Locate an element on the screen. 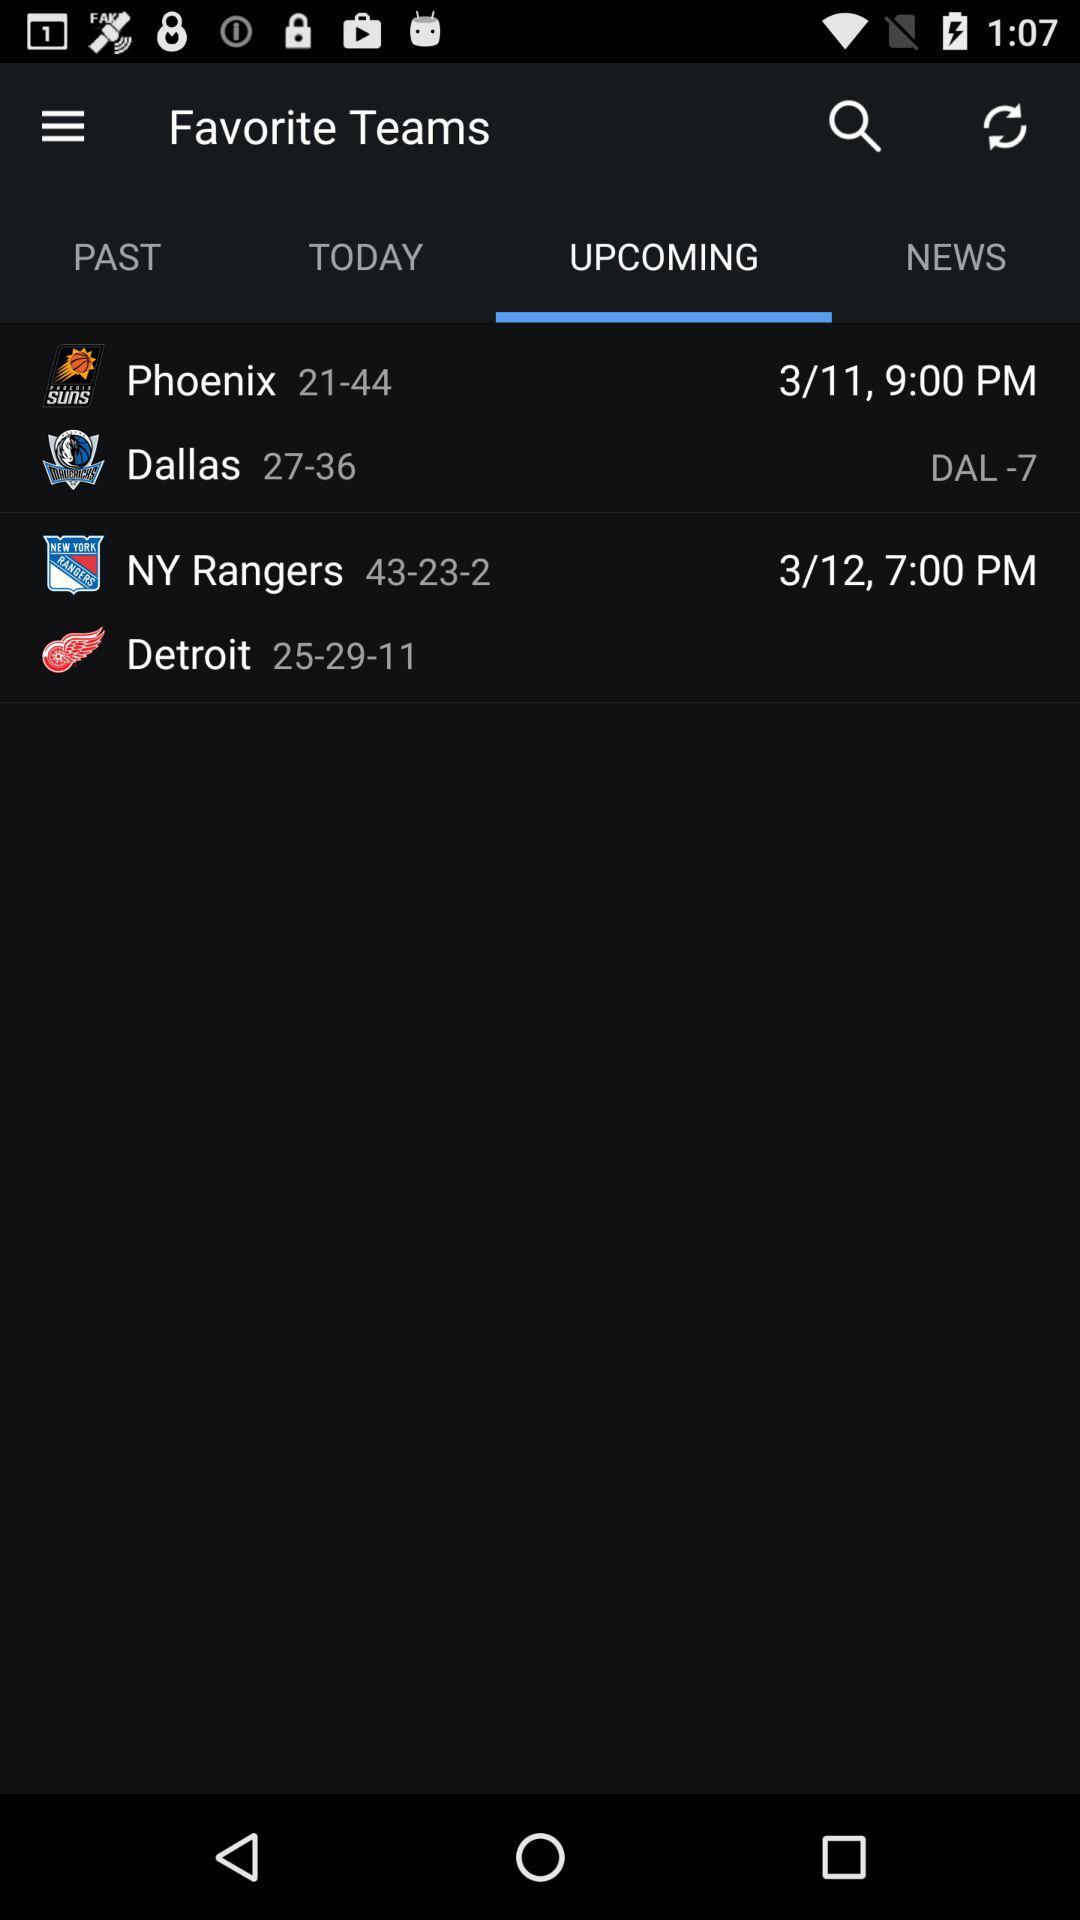 Image resolution: width=1080 pixels, height=1920 pixels. the search icon is located at coordinates (855, 133).